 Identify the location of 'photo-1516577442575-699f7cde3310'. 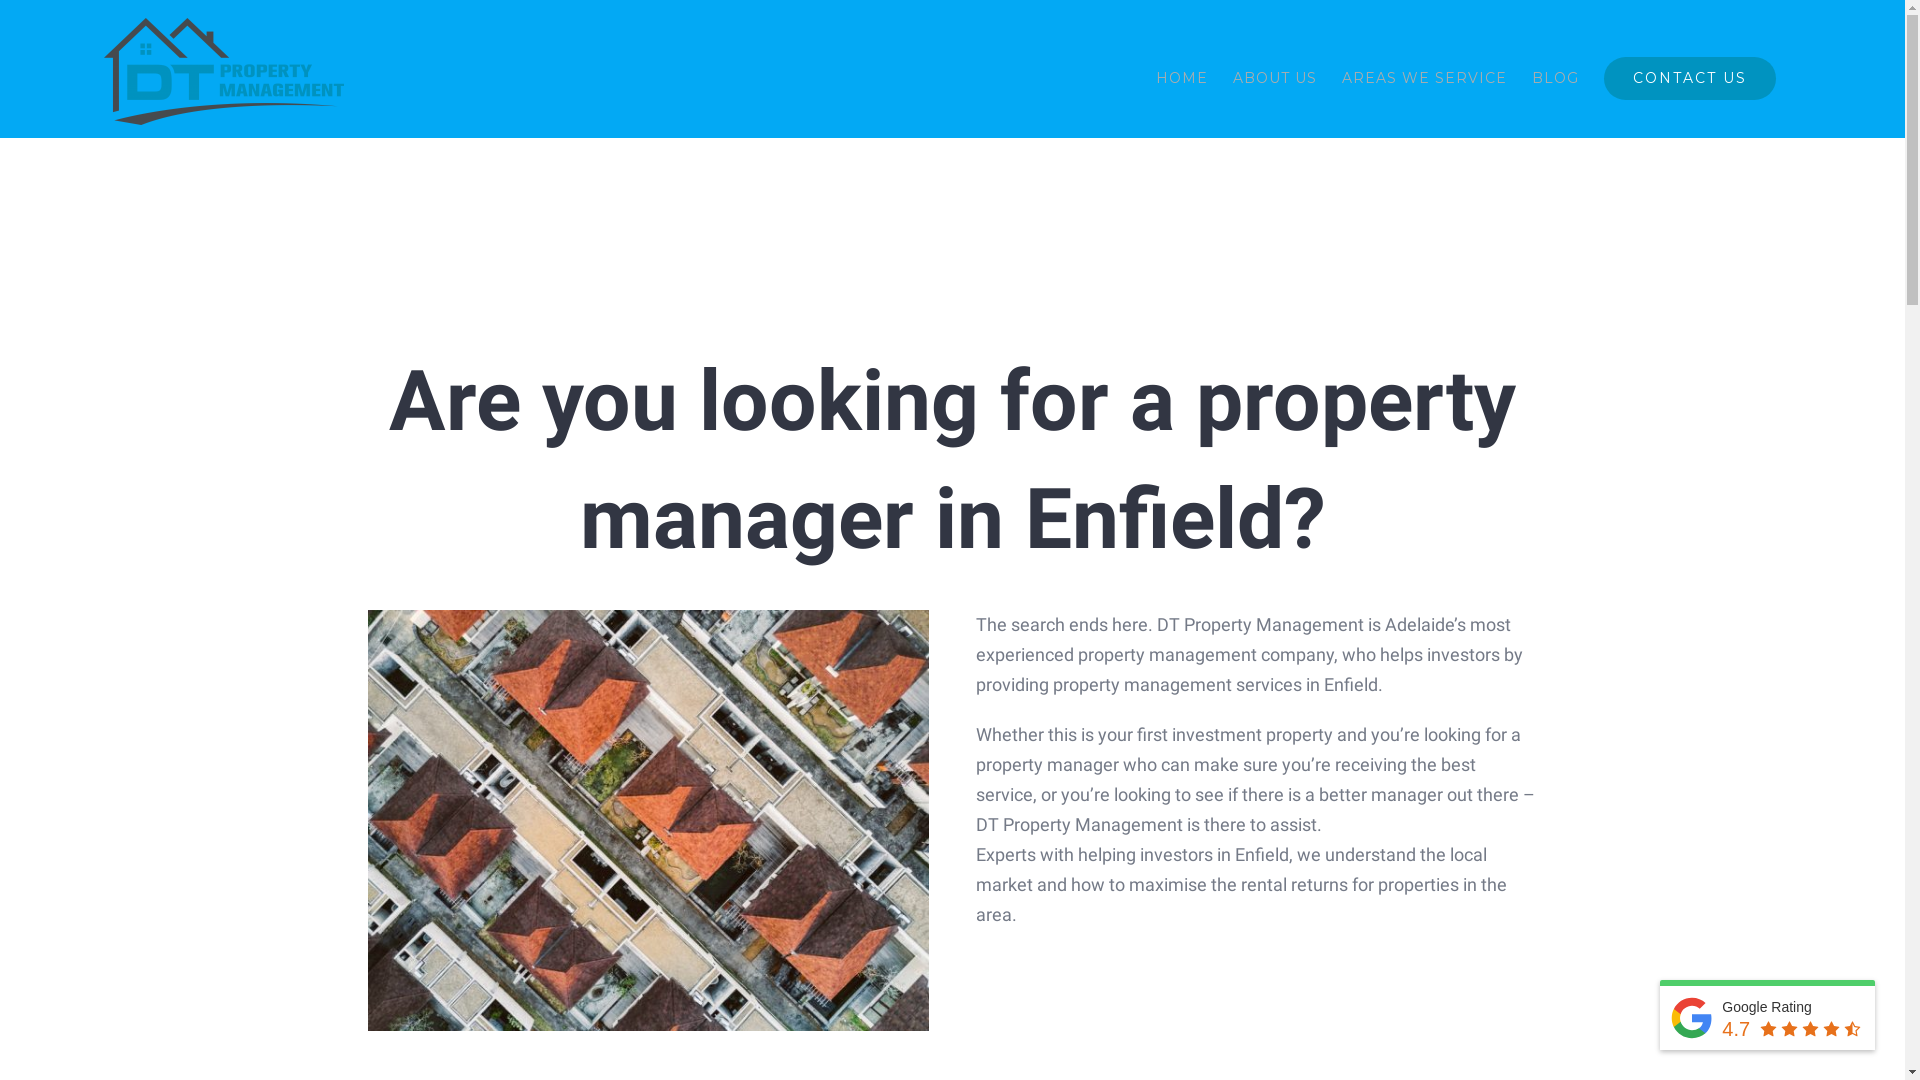
(648, 820).